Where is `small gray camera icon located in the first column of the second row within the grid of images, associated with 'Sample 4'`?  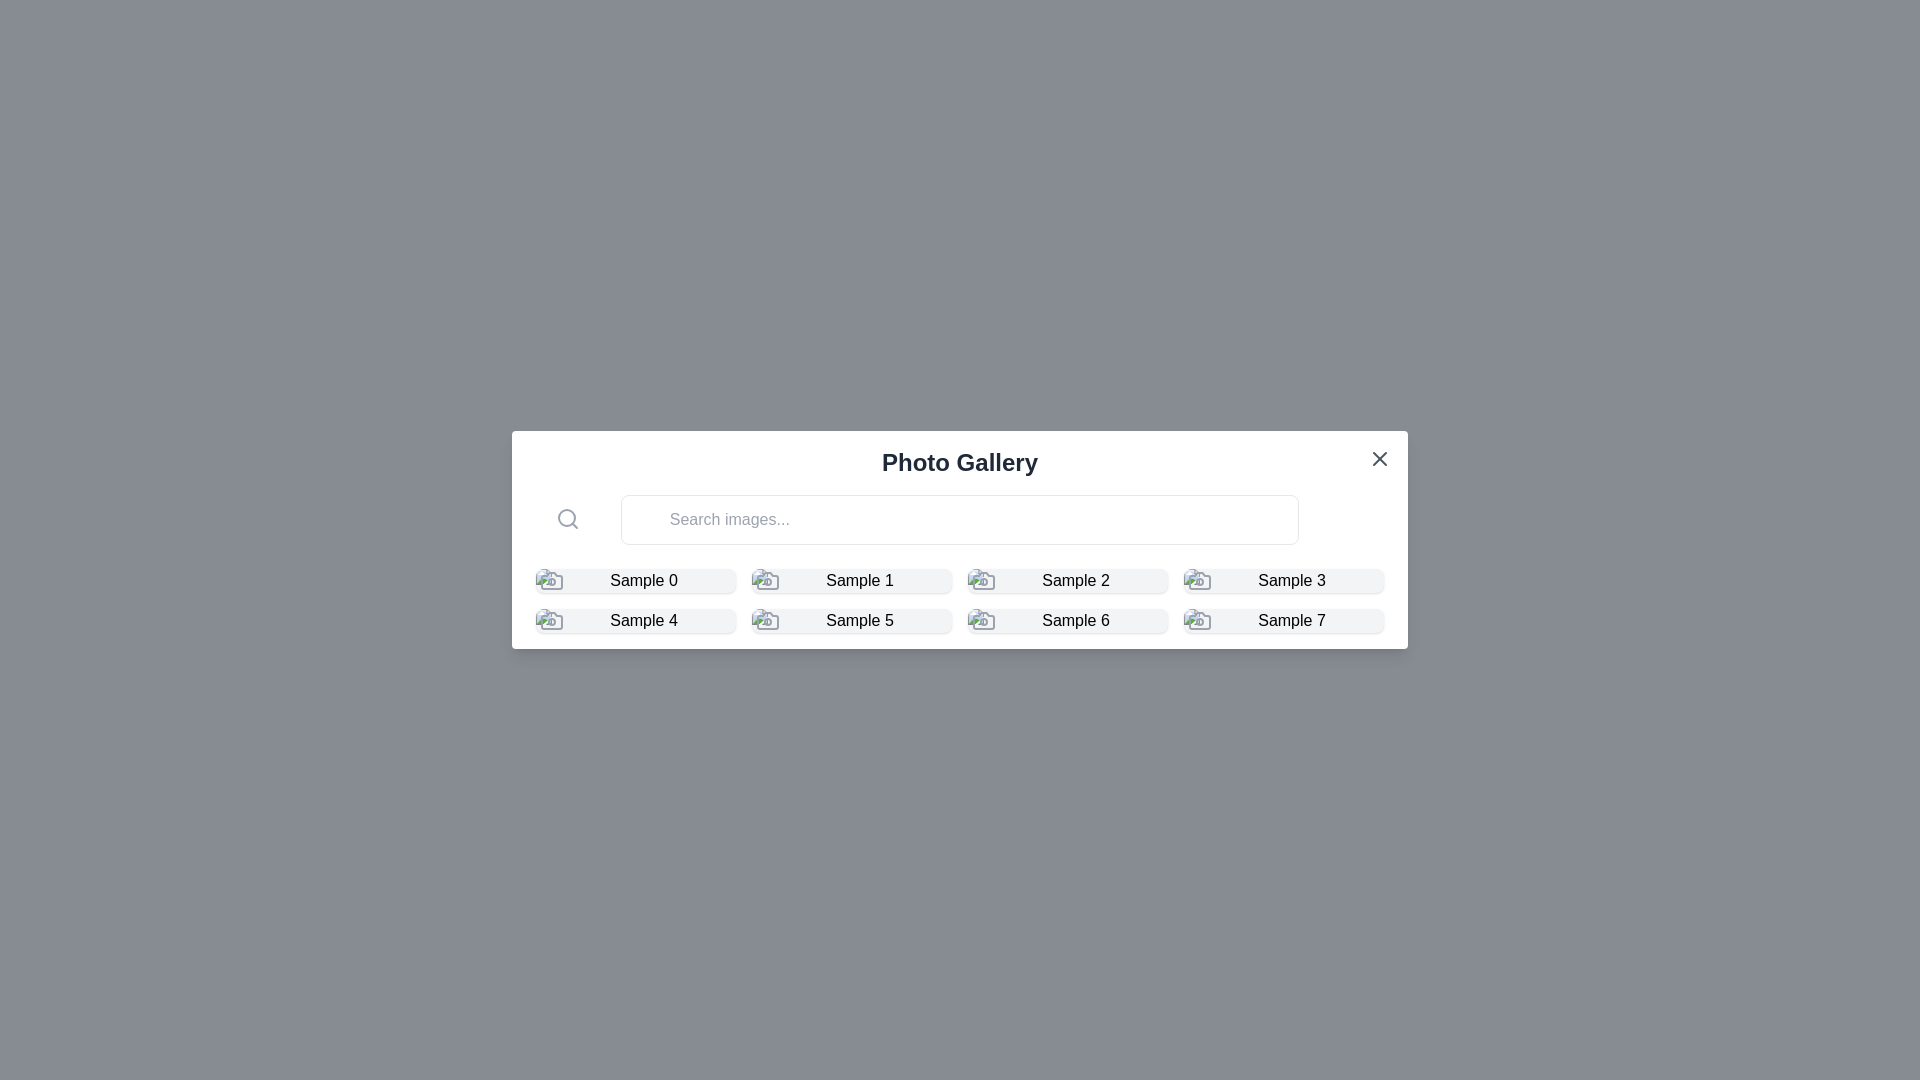 small gray camera icon located in the first column of the second row within the grid of images, associated with 'Sample 4' is located at coordinates (552, 620).